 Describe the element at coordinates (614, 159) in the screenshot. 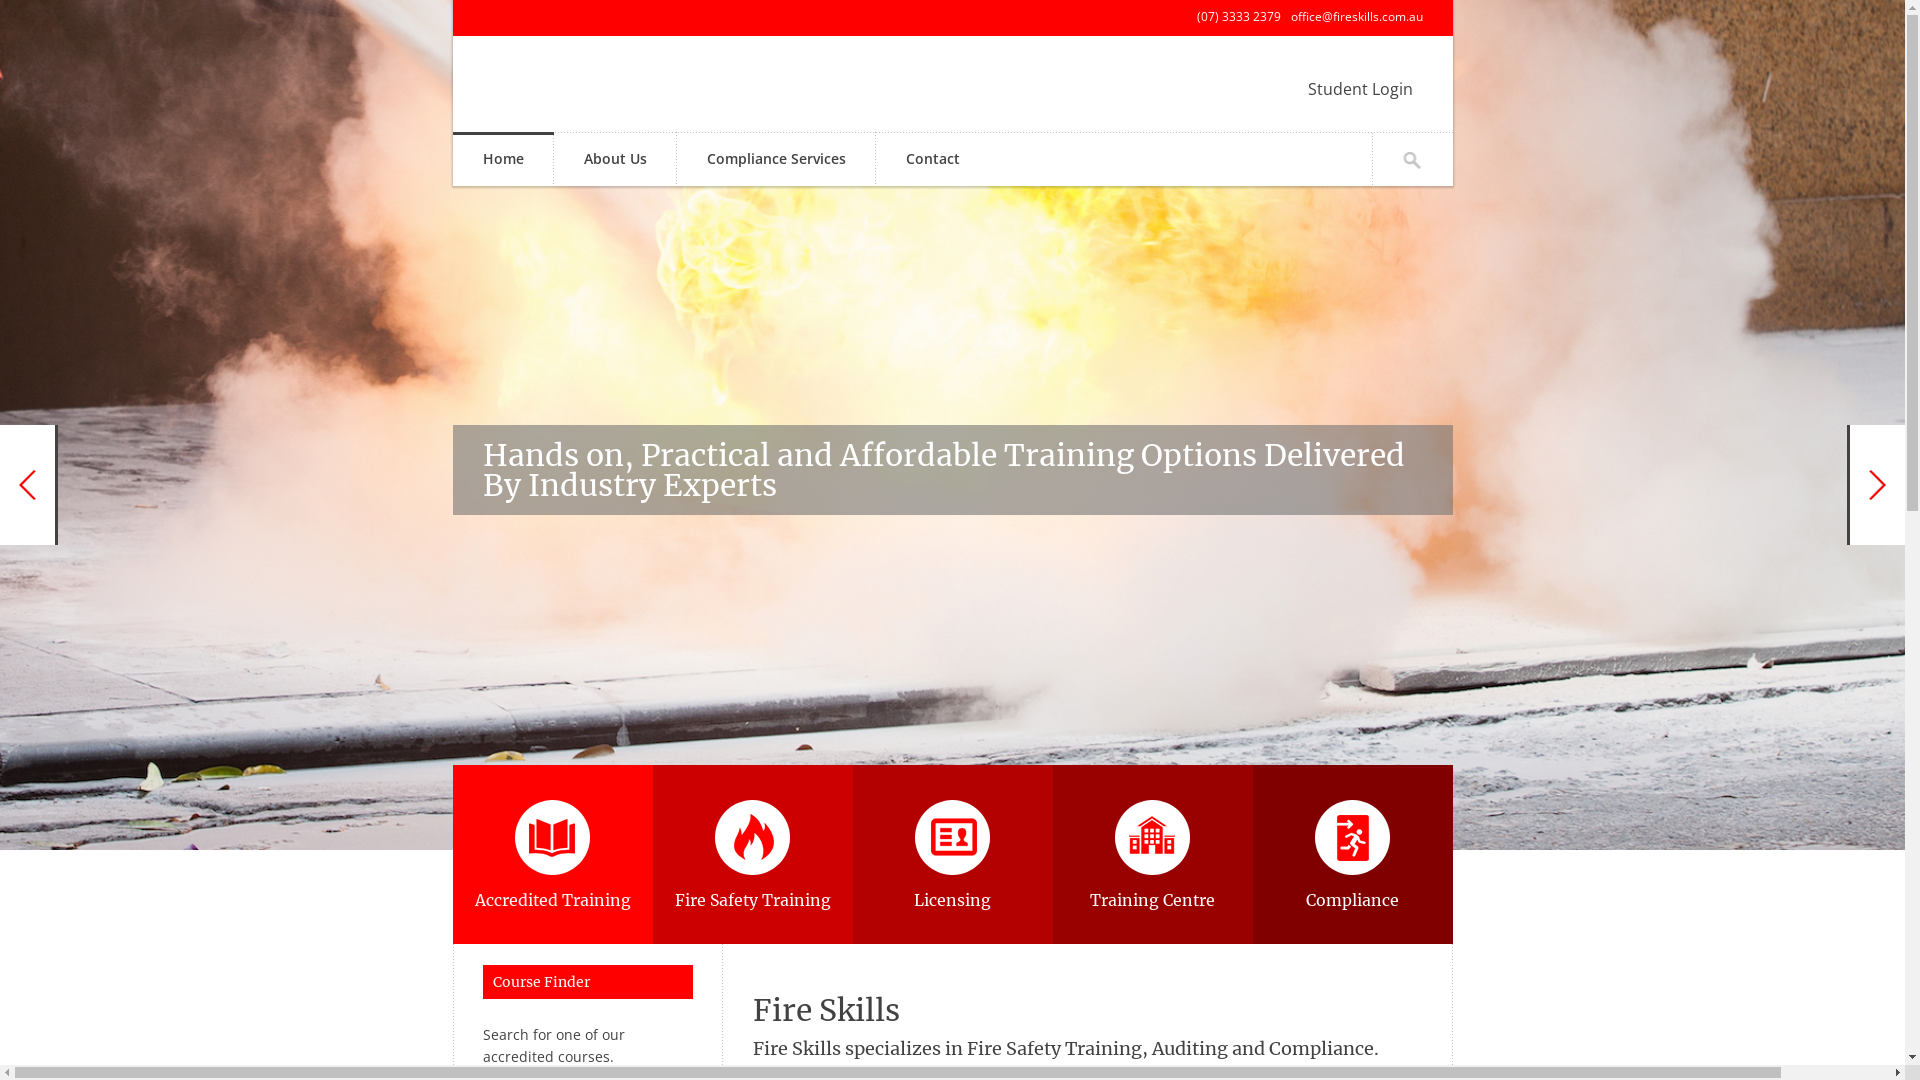

I see `'About Us'` at that location.